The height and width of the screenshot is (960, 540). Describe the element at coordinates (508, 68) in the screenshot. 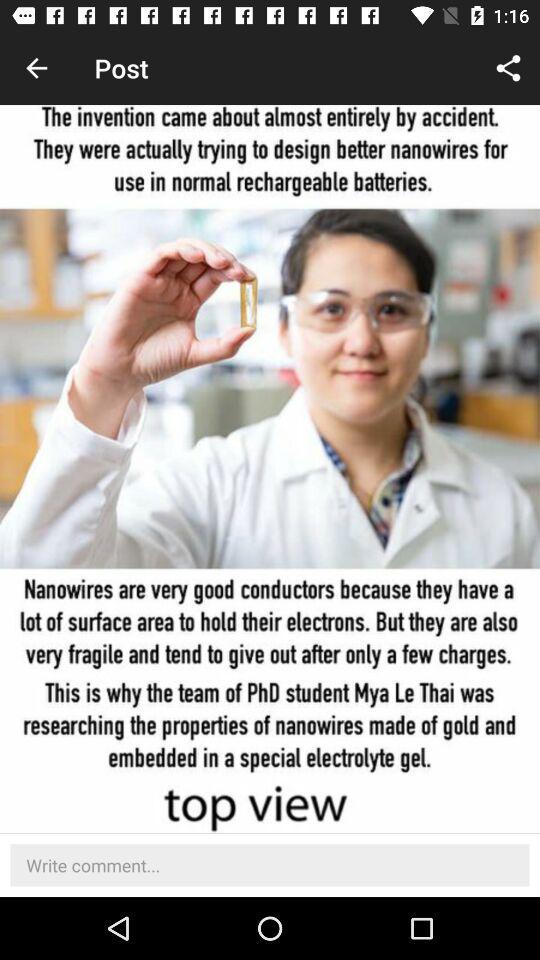

I see `the item at the top right corner` at that location.